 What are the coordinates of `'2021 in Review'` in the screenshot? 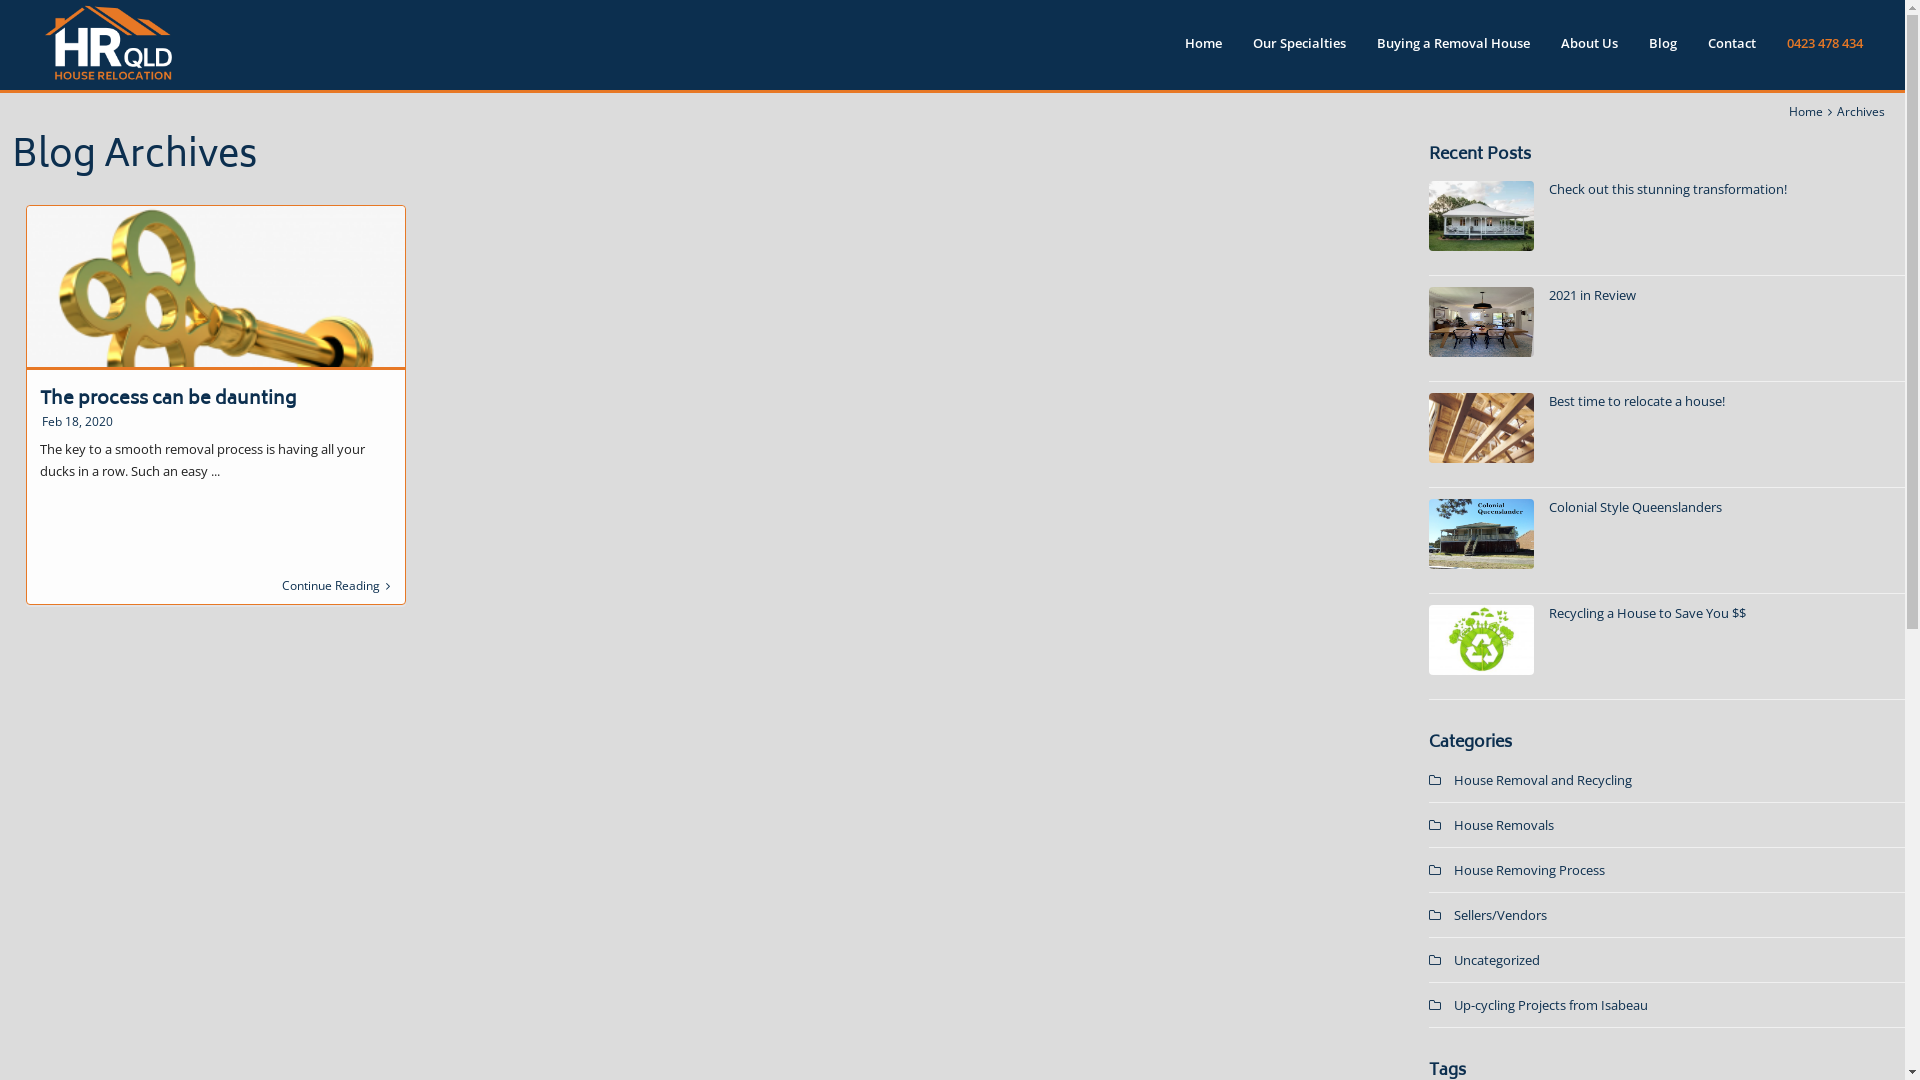 It's located at (1591, 294).